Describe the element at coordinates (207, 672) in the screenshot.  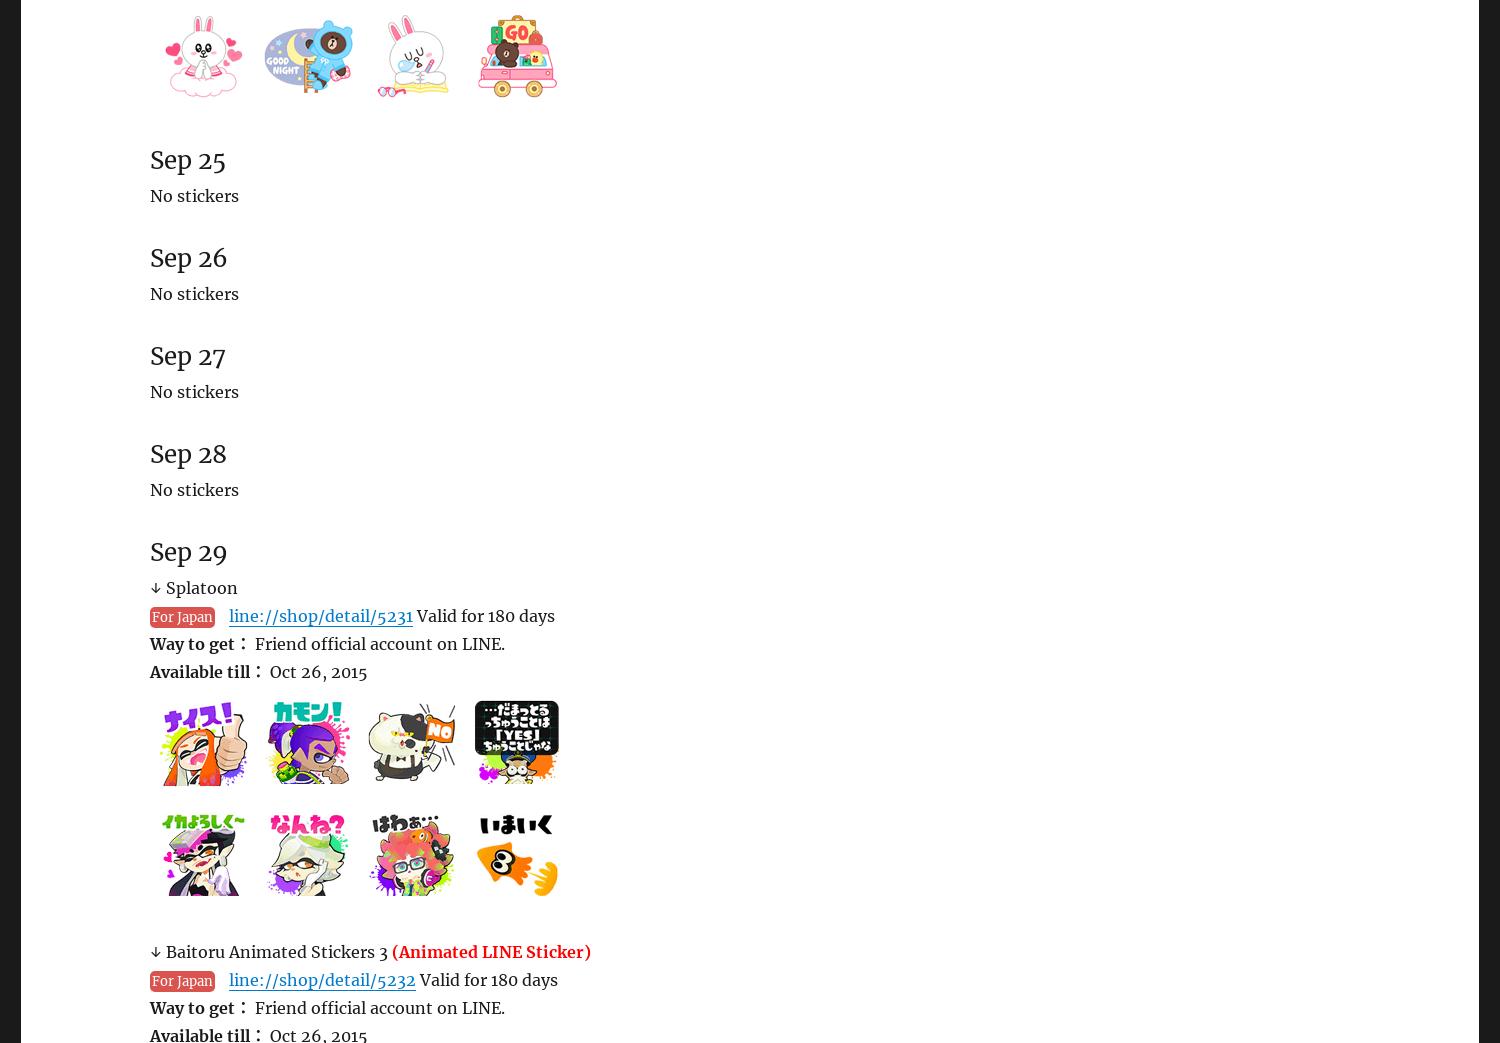
I see `'Available till：'` at that location.